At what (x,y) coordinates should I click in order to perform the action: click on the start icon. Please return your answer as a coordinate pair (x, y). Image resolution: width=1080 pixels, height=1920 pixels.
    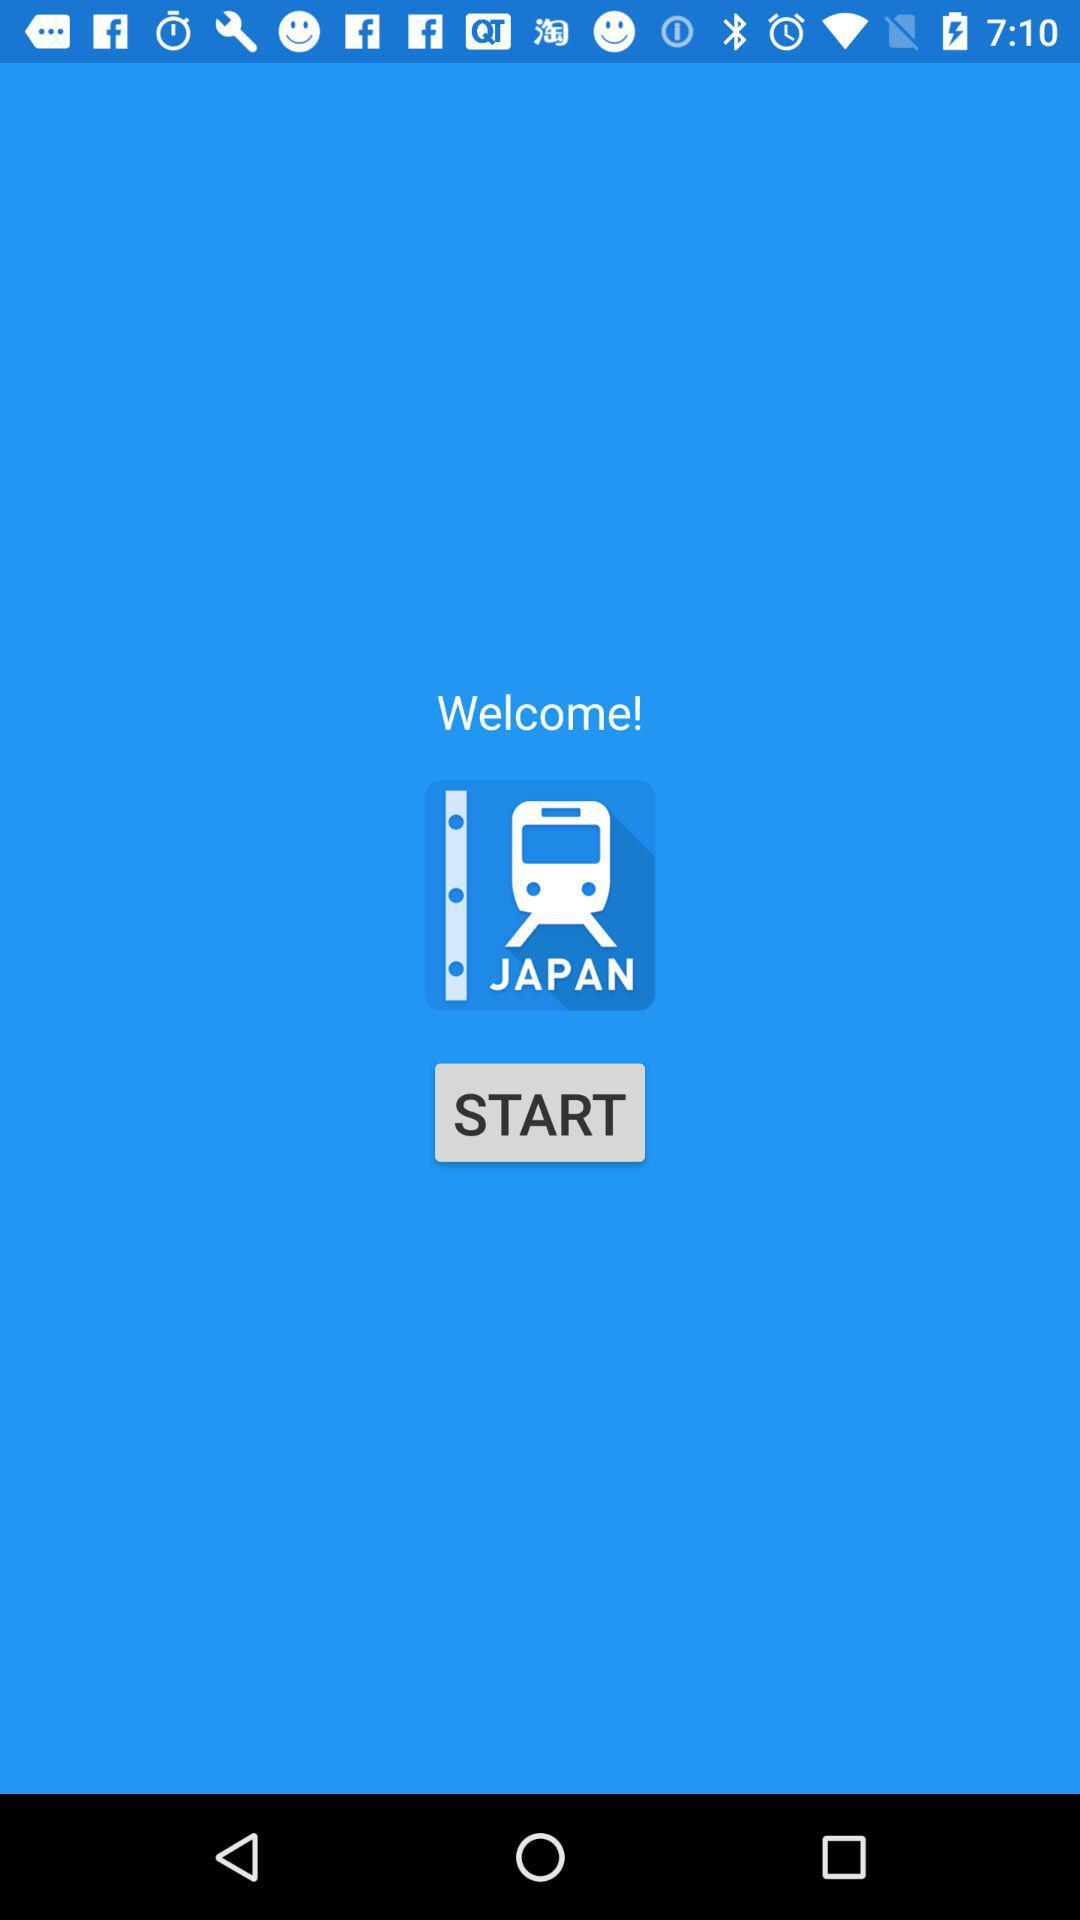
    Looking at the image, I should click on (540, 1111).